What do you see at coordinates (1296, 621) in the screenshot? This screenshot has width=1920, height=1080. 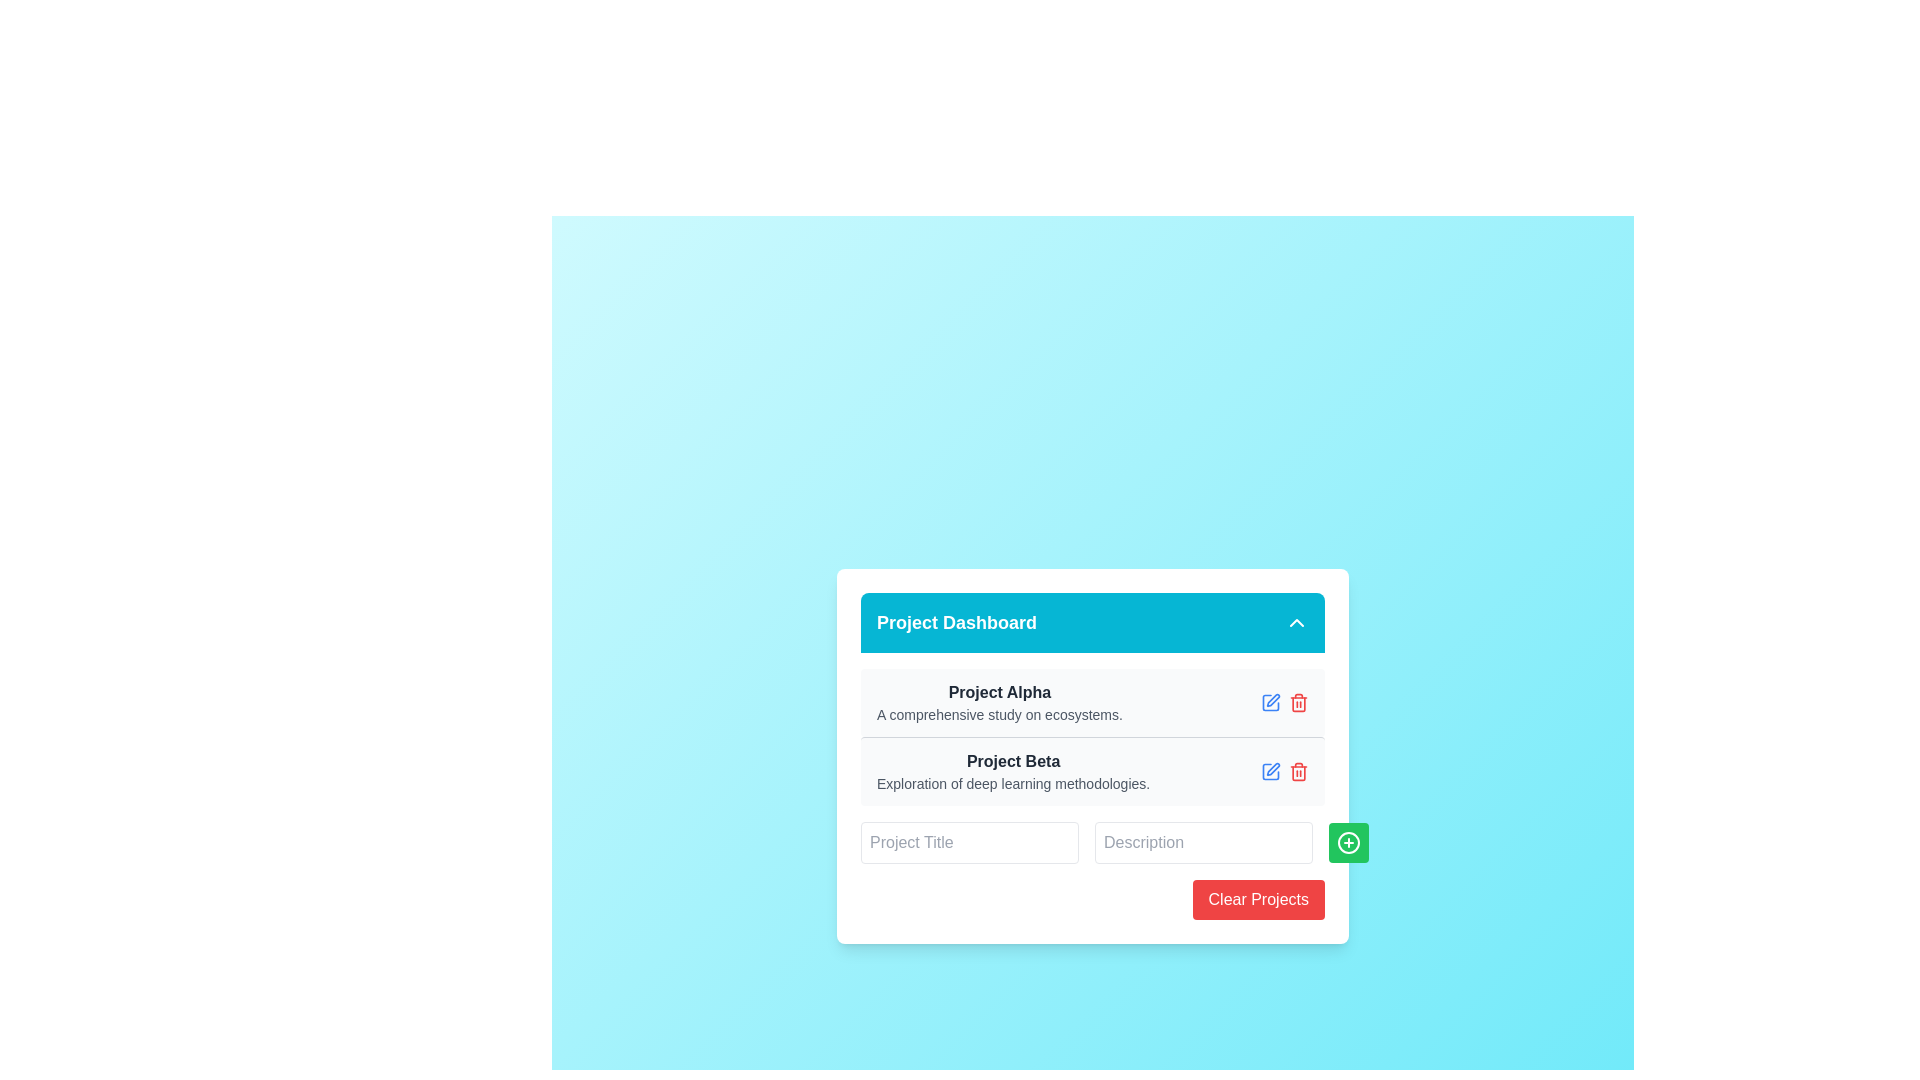 I see `the rightmost icon button in the top-right corner of the cyan header bar` at bounding box center [1296, 621].